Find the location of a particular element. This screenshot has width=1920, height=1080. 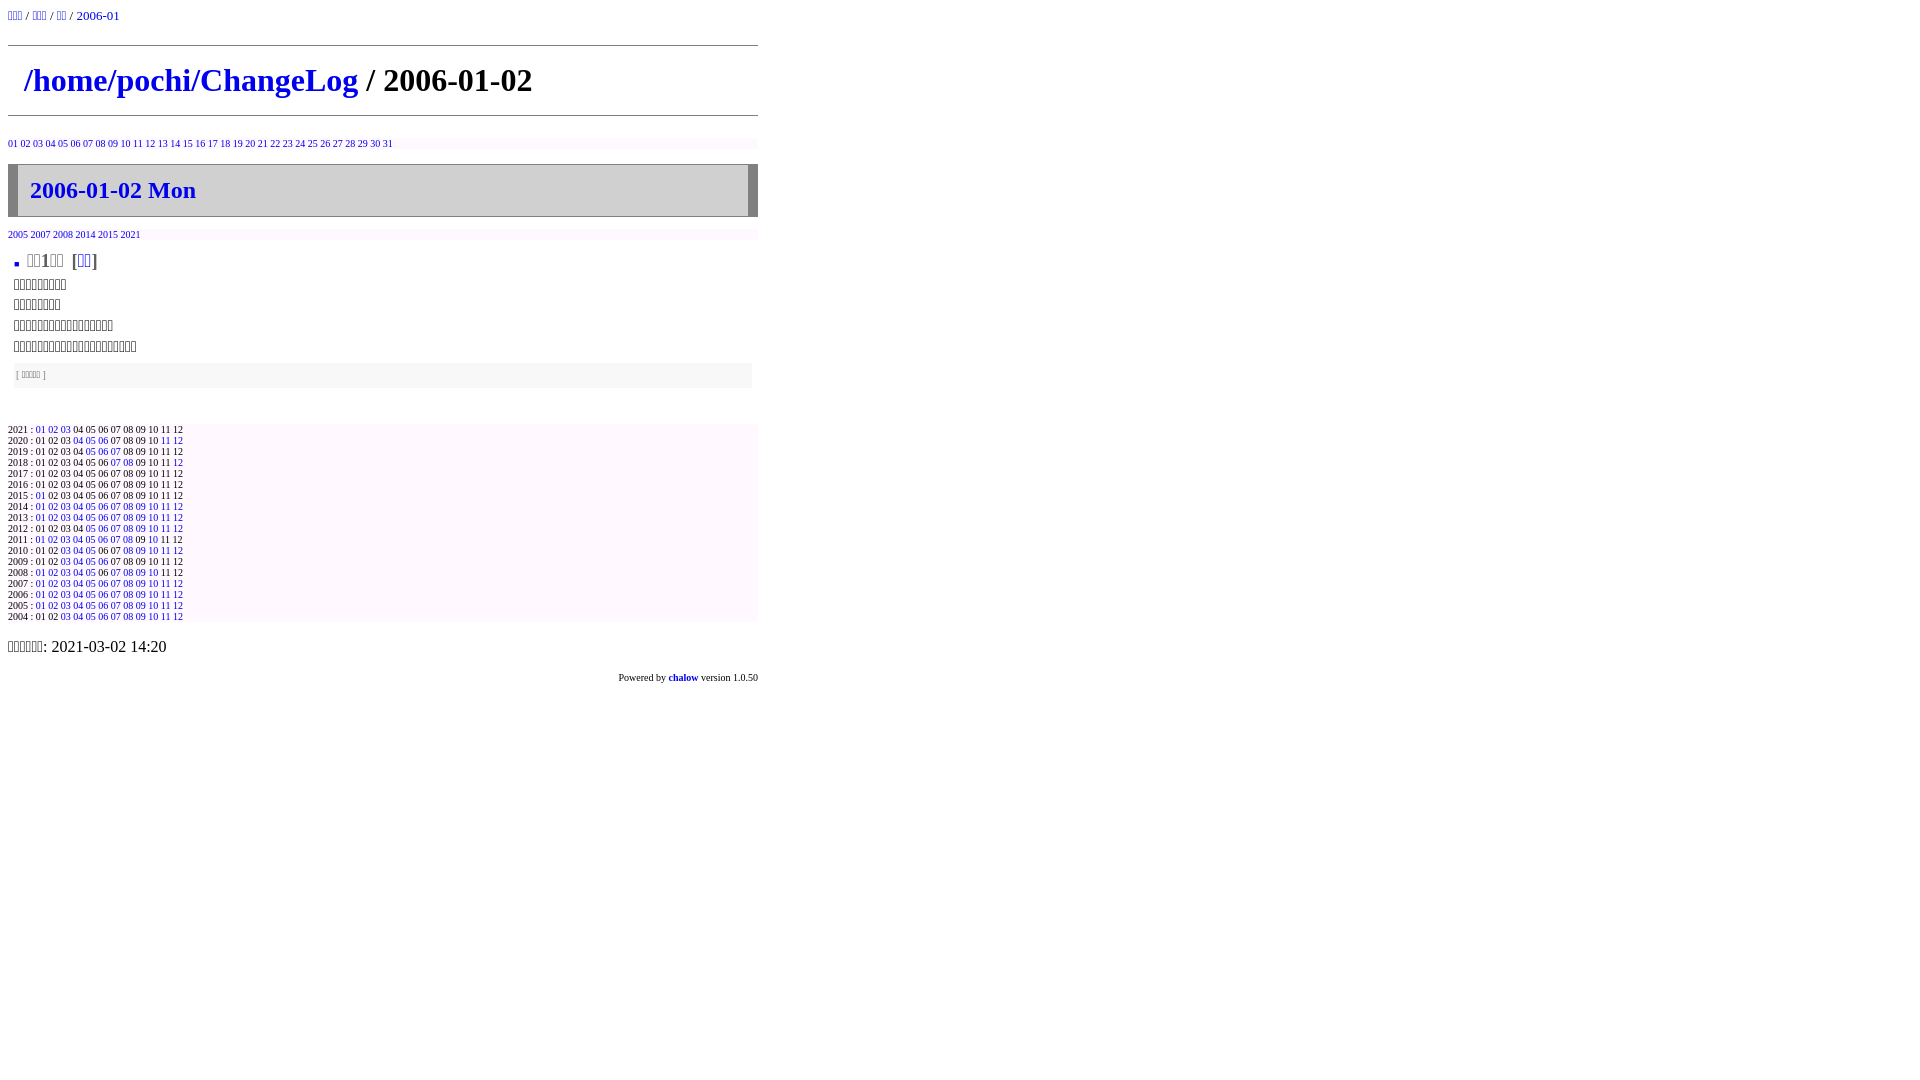

'11' is located at coordinates (161, 527).